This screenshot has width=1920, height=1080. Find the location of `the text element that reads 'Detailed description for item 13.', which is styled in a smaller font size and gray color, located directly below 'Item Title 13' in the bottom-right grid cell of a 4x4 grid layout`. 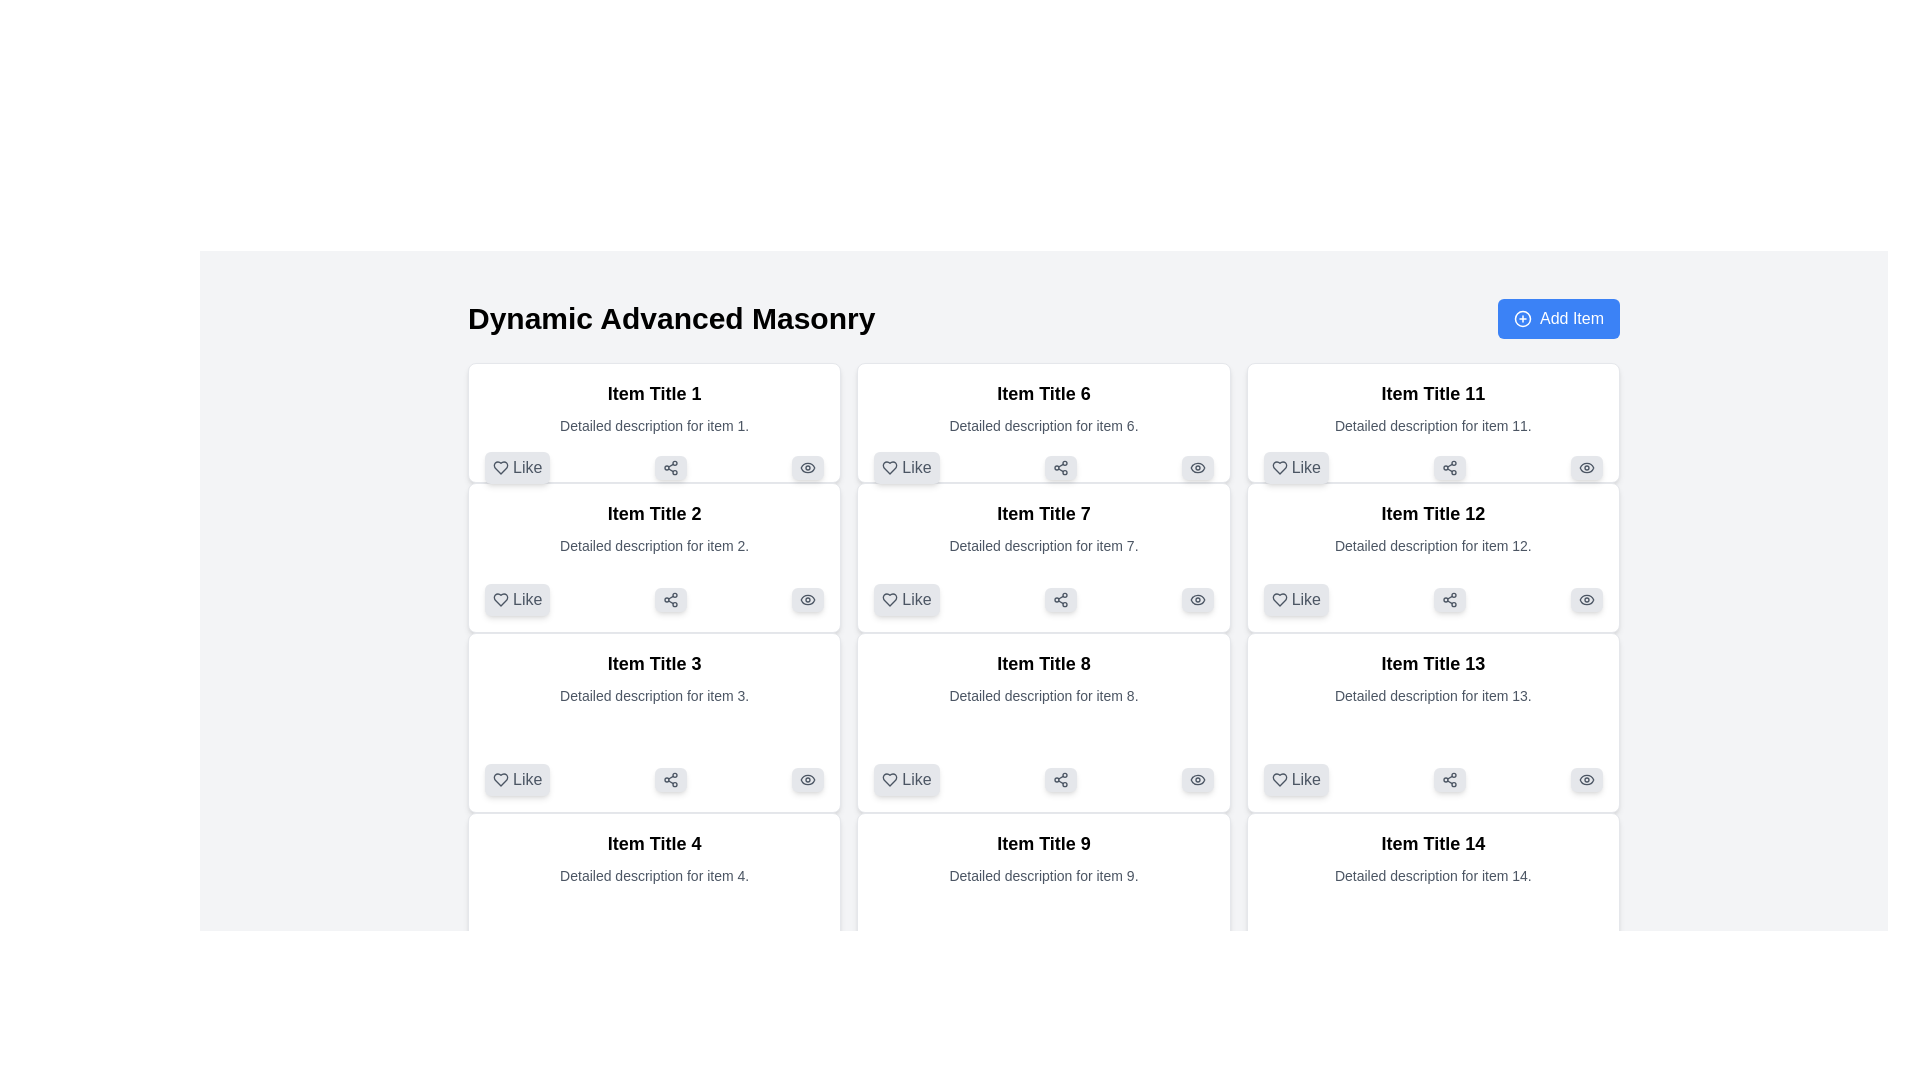

the text element that reads 'Detailed description for item 13.', which is styled in a smaller font size and gray color, located directly below 'Item Title 13' in the bottom-right grid cell of a 4x4 grid layout is located at coordinates (1432, 694).